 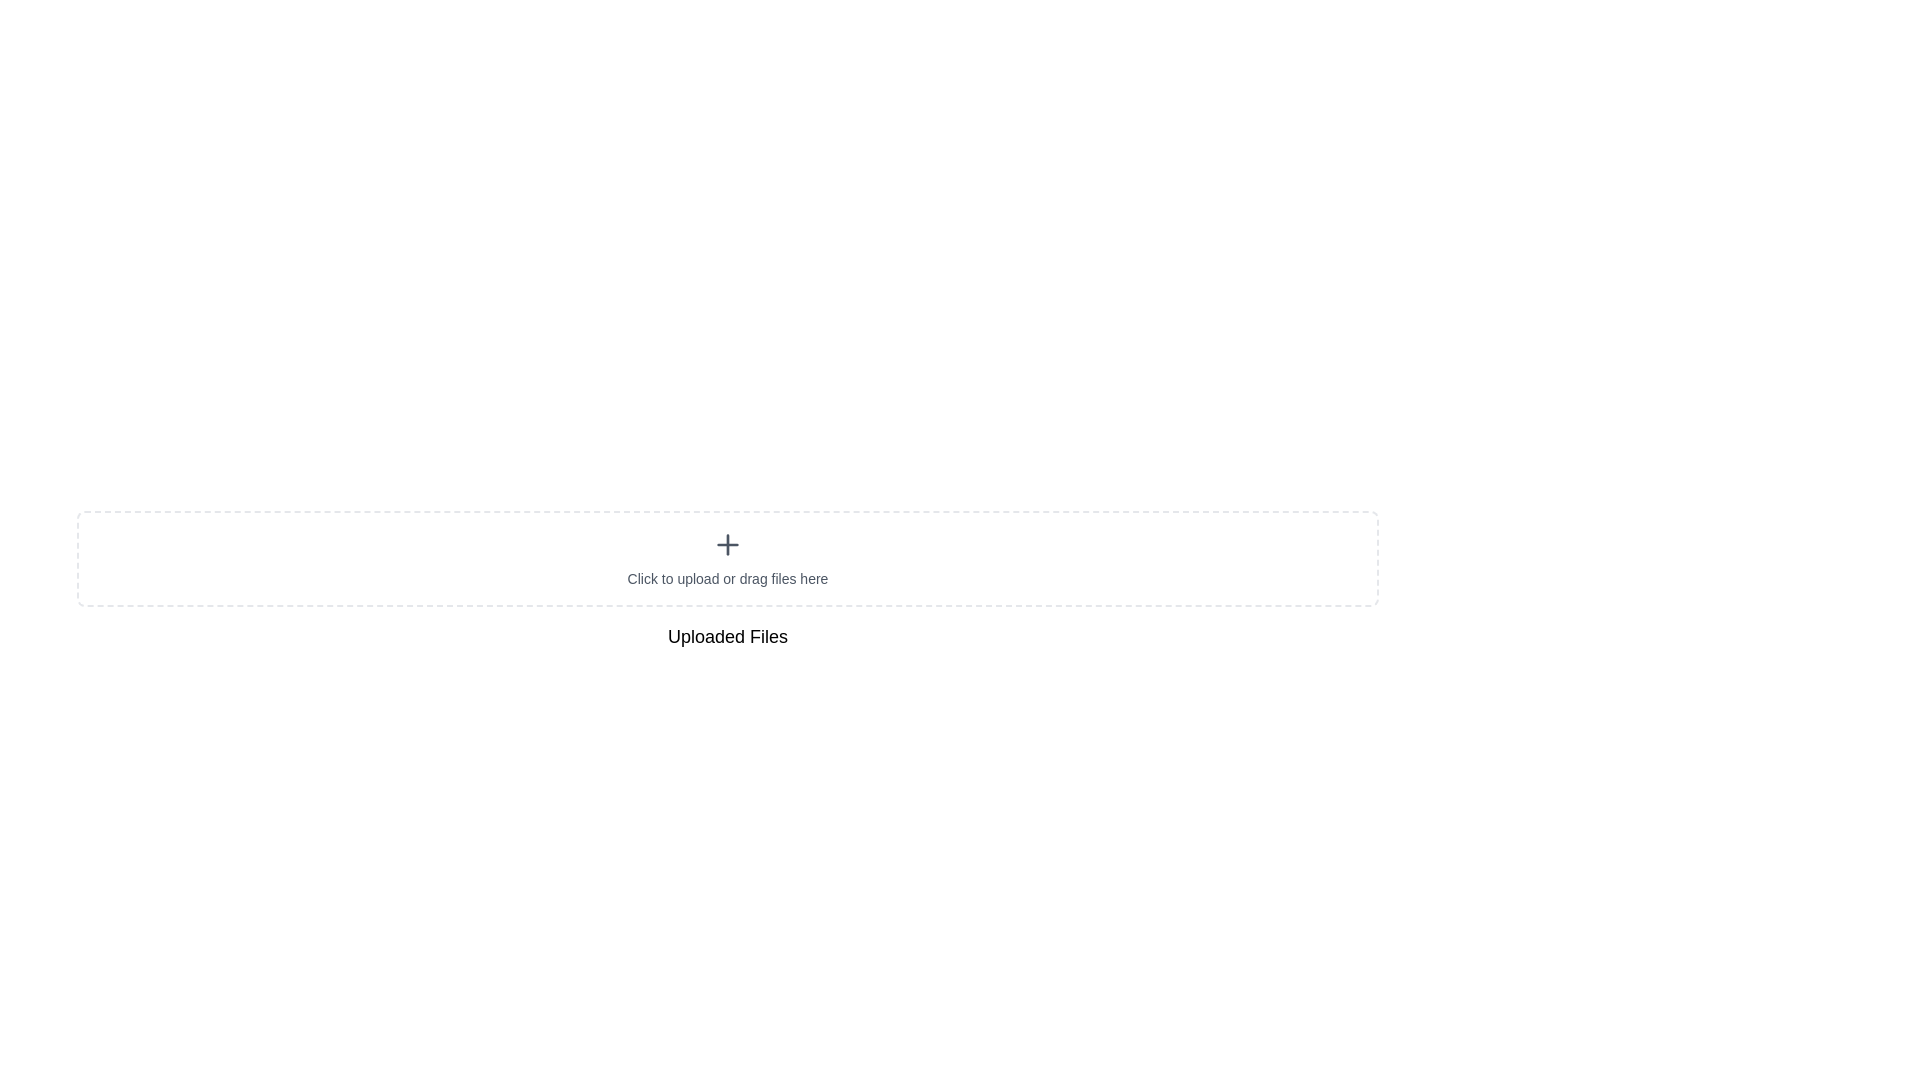 What do you see at coordinates (727, 544) in the screenshot?
I see `the neutral gray 'plus' icon, which is centrally located within the dotted rectangular area labeled 'Click to upload or drag files here', to potentially display a tooltip` at bounding box center [727, 544].